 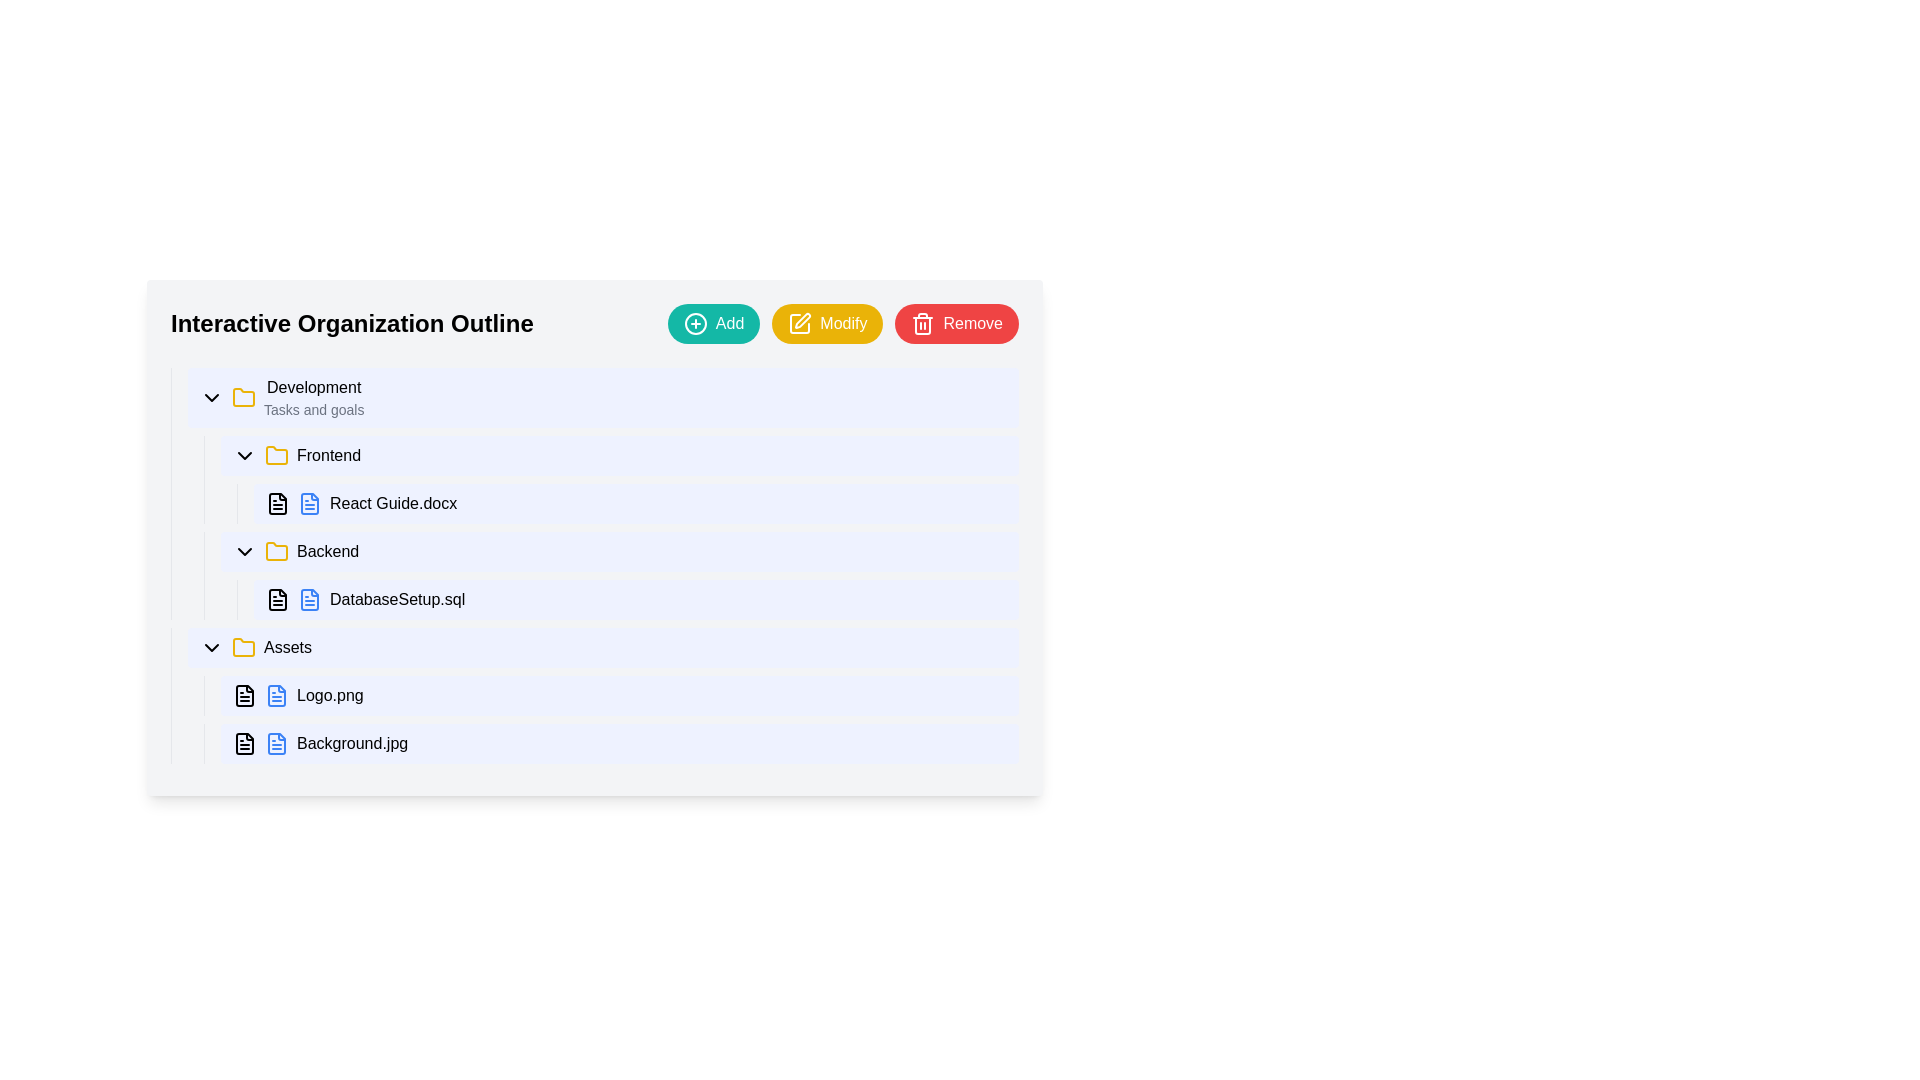 I want to click on the document icon preceding 'React Guide.docx' in the second level of the expandable tree structure under 'Frontend', so click(x=277, y=503).